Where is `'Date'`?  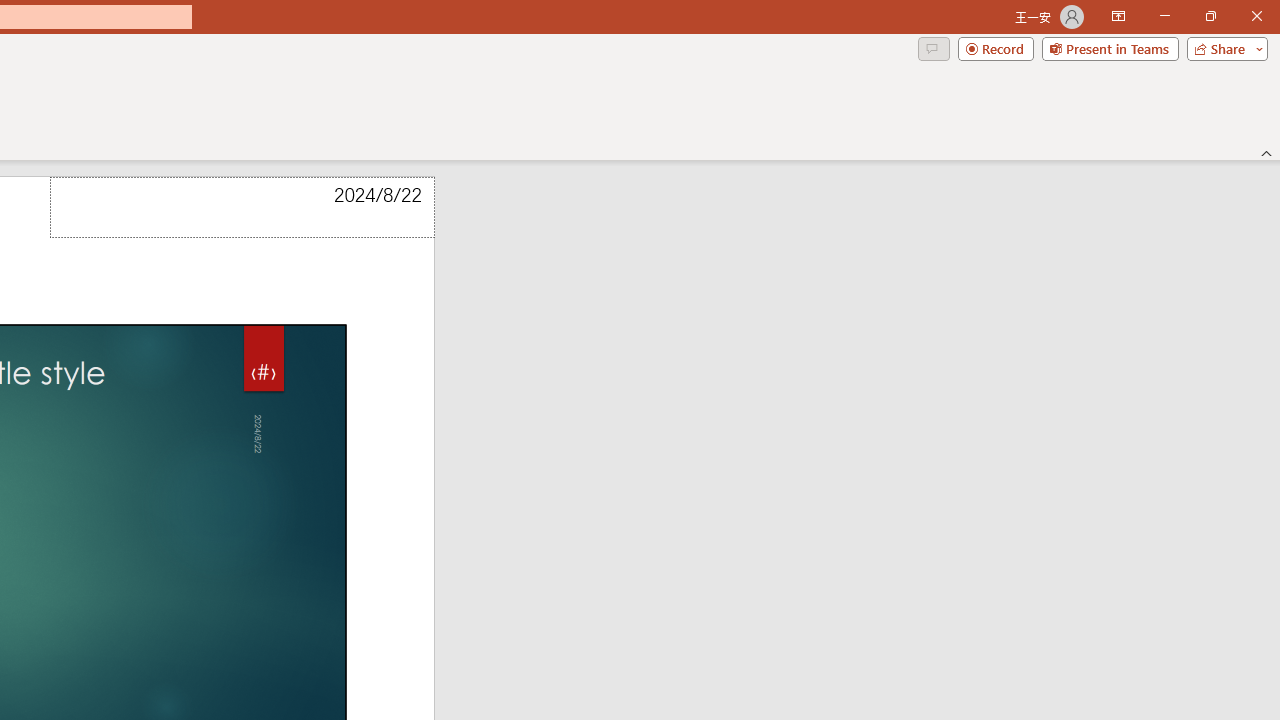
'Date' is located at coordinates (241, 207).